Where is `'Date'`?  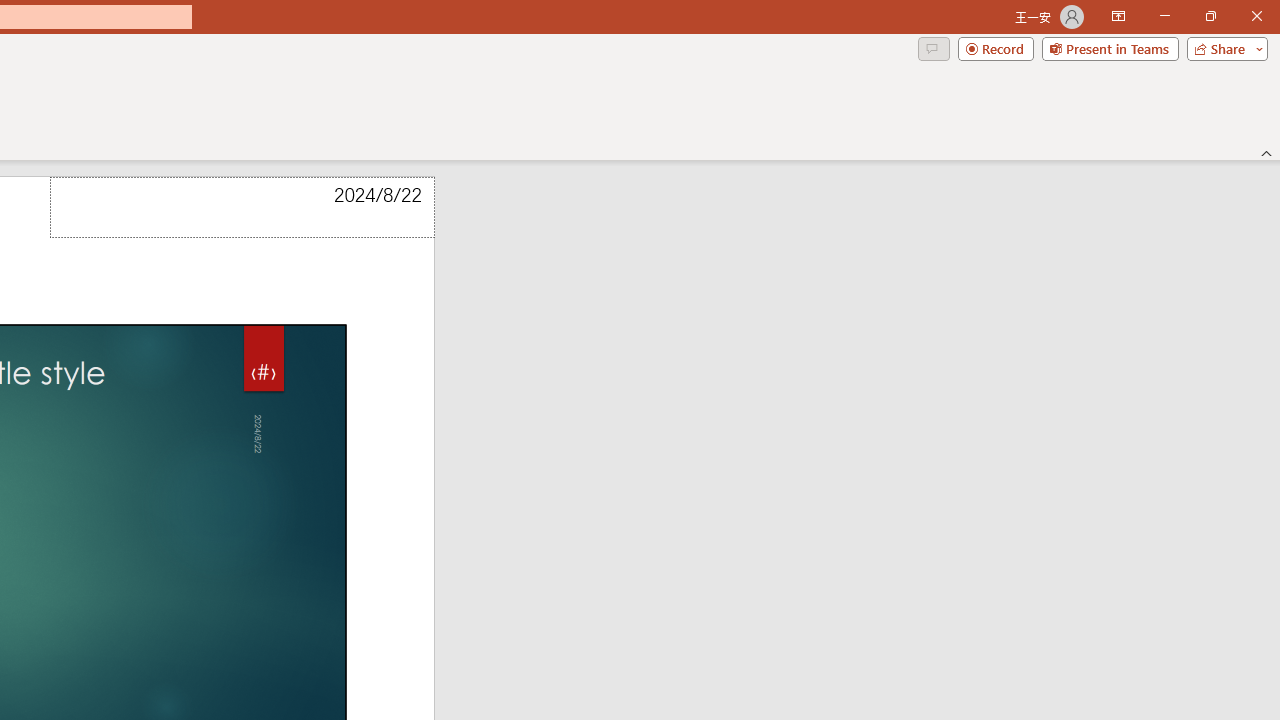
'Date' is located at coordinates (241, 207).